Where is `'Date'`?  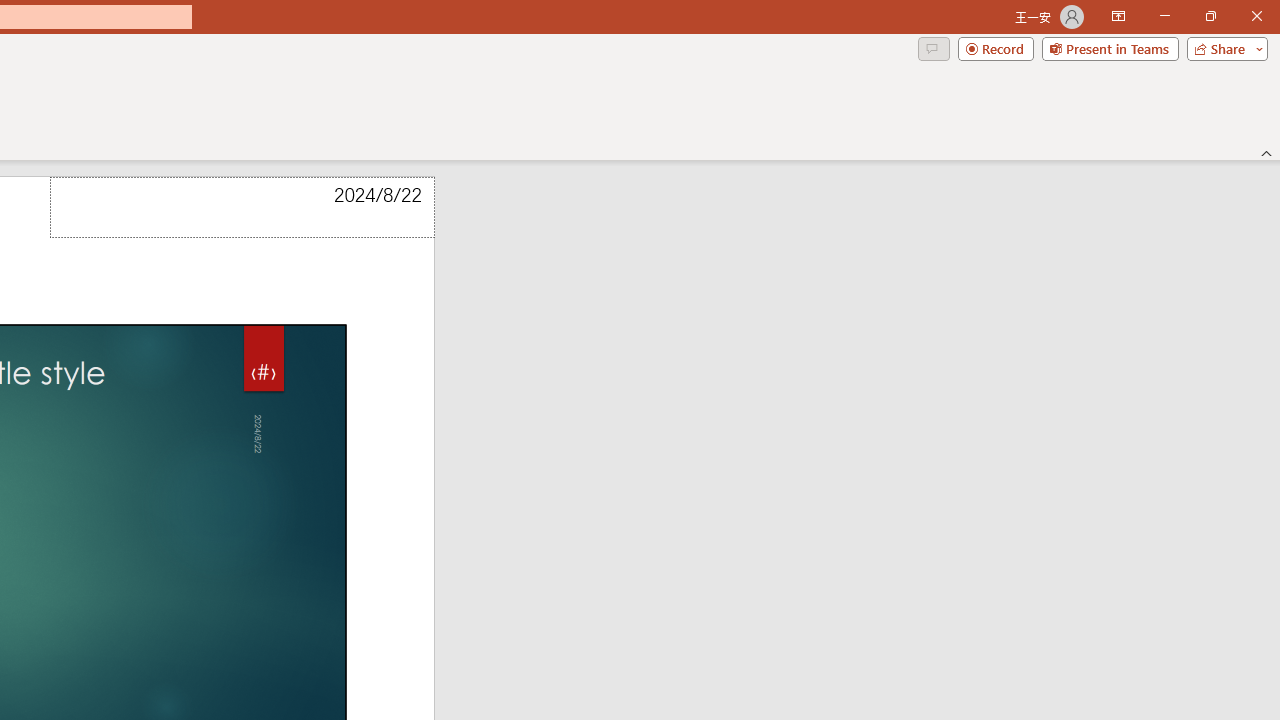
'Date' is located at coordinates (241, 207).